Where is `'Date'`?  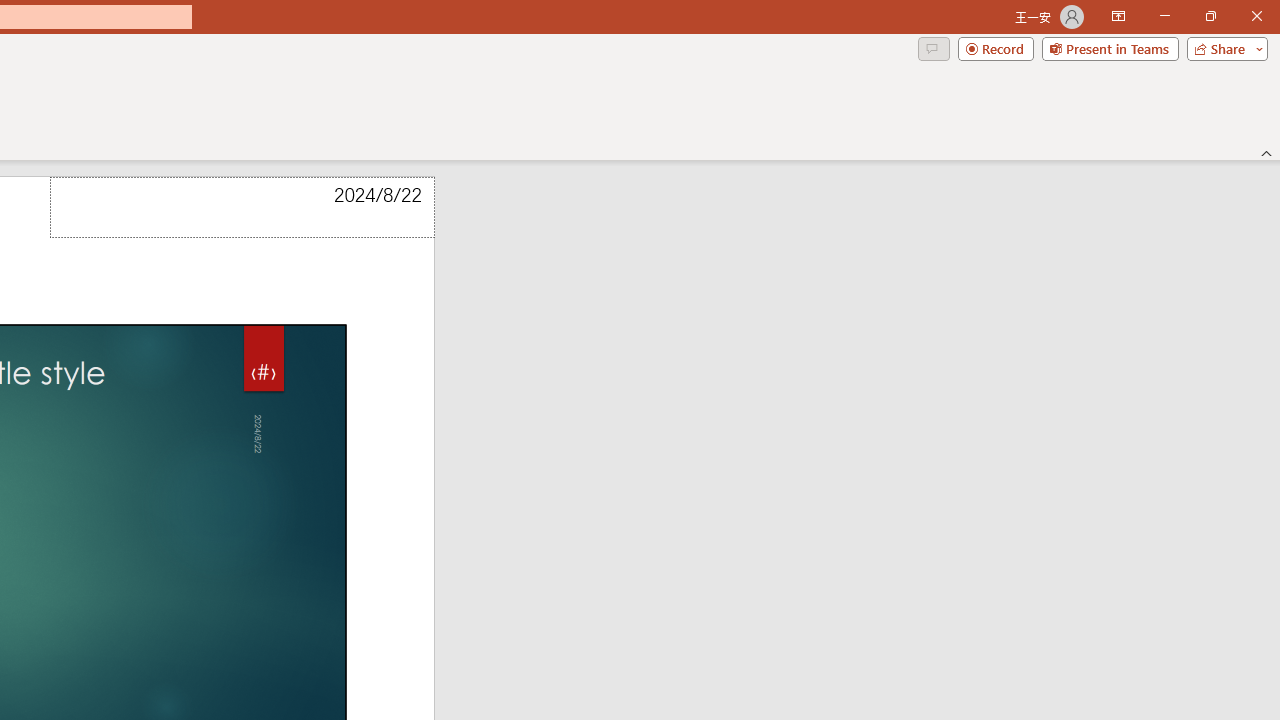
'Date' is located at coordinates (241, 207).